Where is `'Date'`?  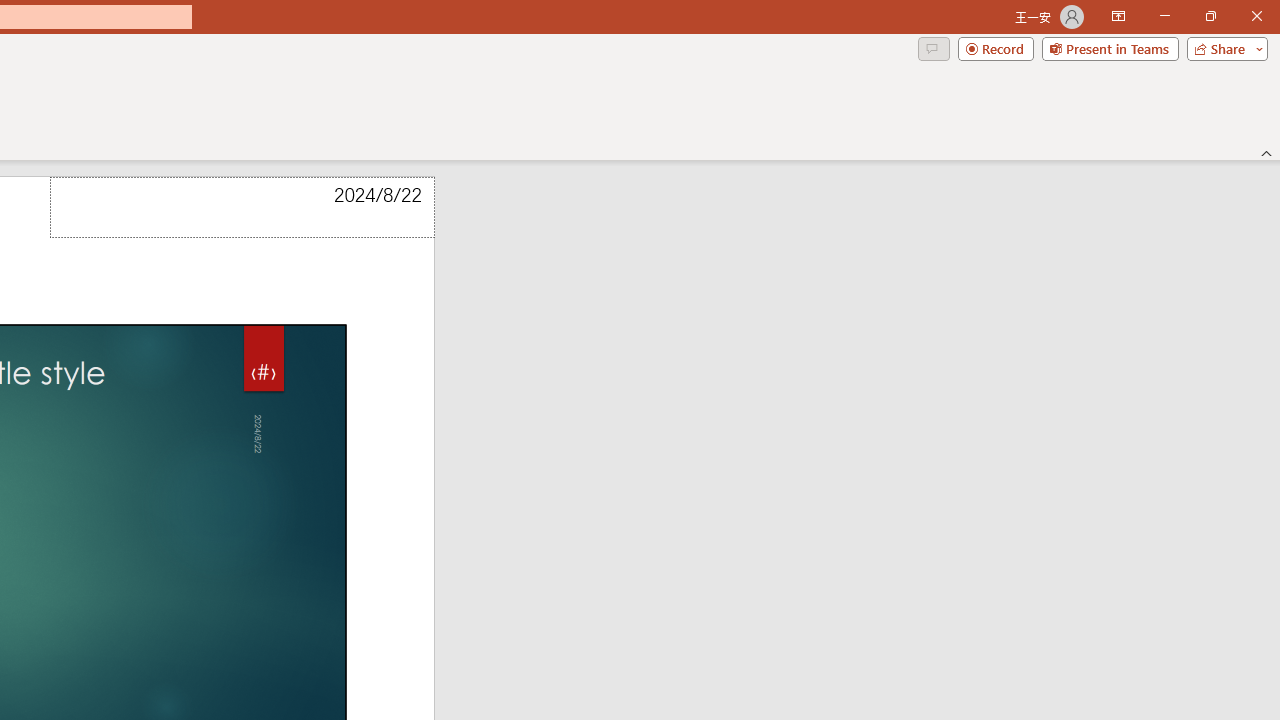
'Date' is located at coordinates (241, 207).